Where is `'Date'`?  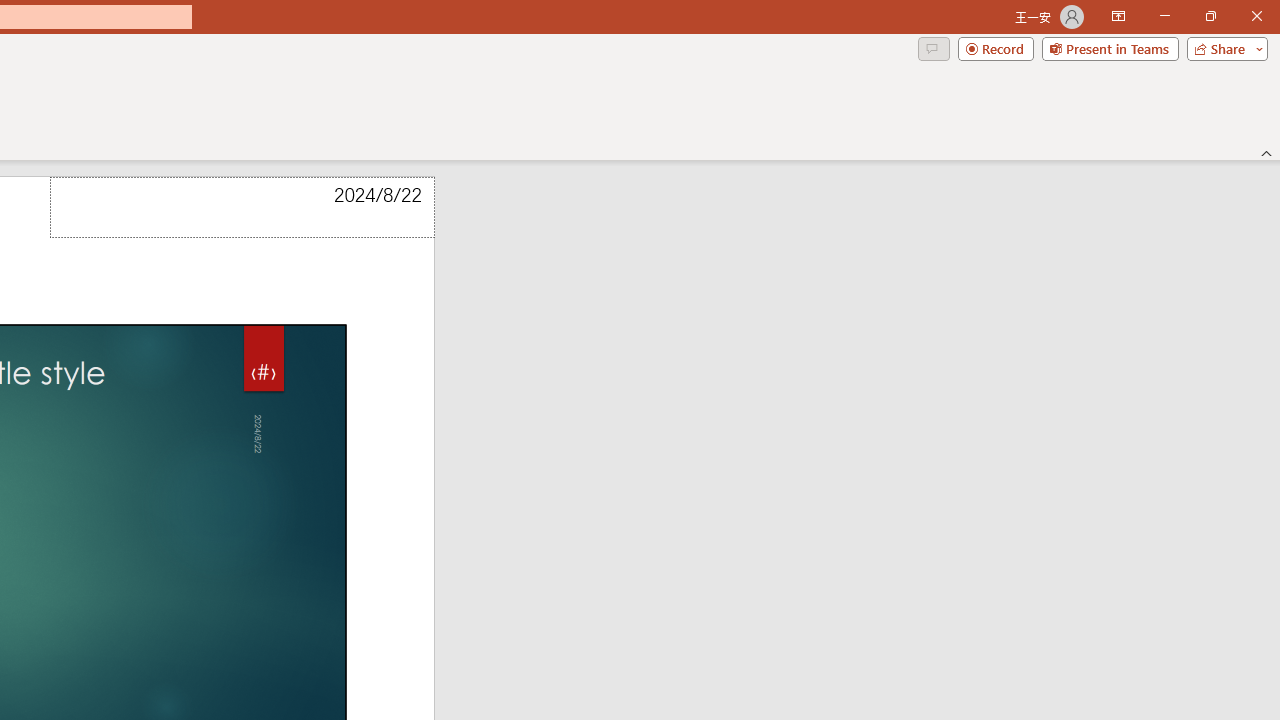
'Date' is located at coordinates (241, 207).